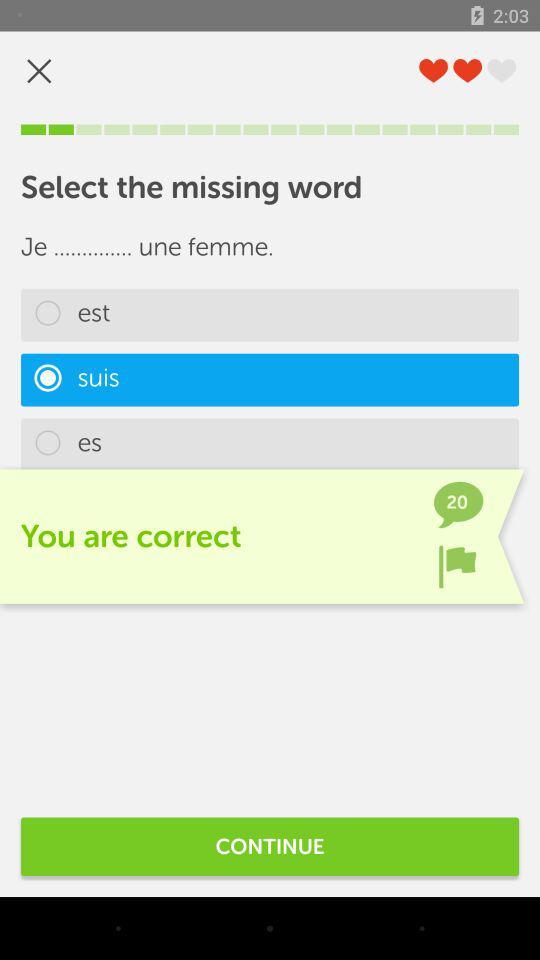 This screenshot has height=960, width=540. What do you see at coordinates (270, 315) in the screenshot?
I see `the est item` at bounding box center [270, 315].